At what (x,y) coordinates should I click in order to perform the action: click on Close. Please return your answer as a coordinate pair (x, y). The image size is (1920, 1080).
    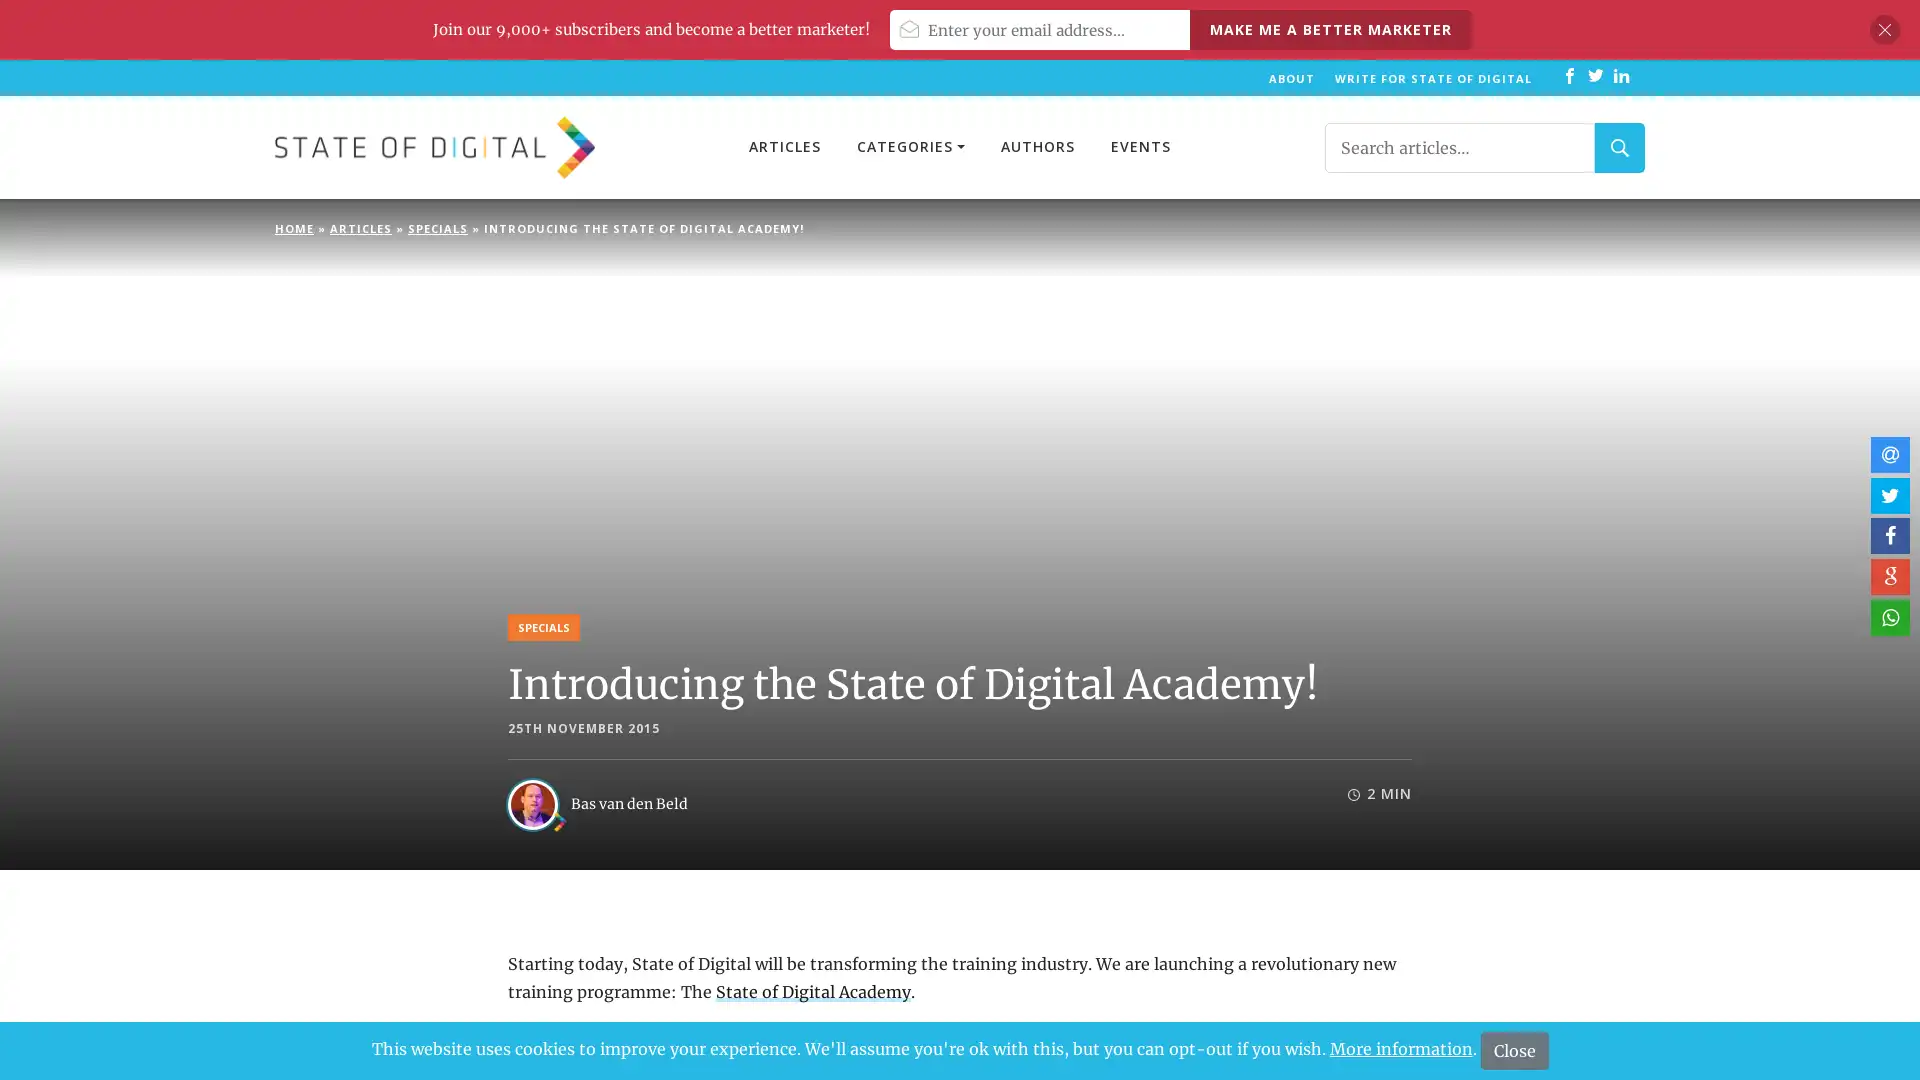
    Looking at the image, I should click on (1513, 1049).